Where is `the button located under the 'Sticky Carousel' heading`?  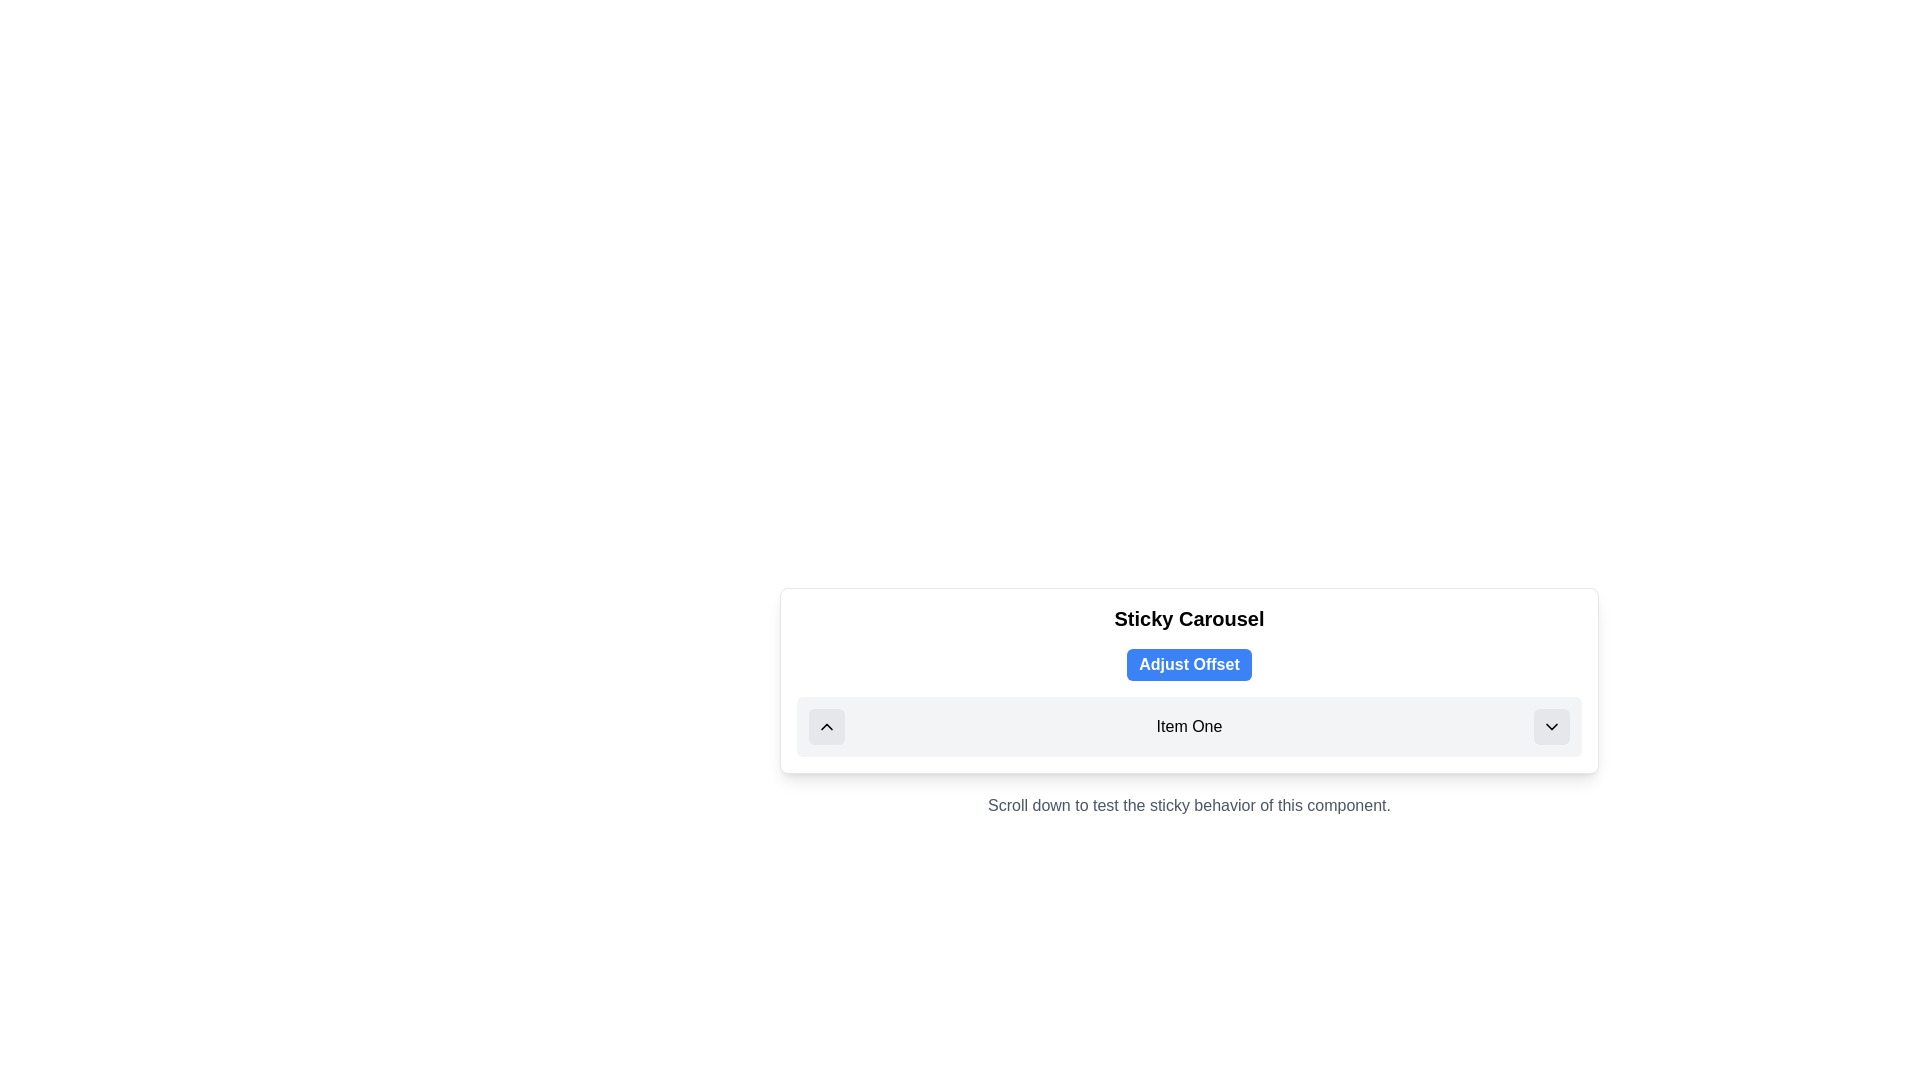 the button located under the 'Sticky Carousel' heading is located at coordinates (1189, 680).